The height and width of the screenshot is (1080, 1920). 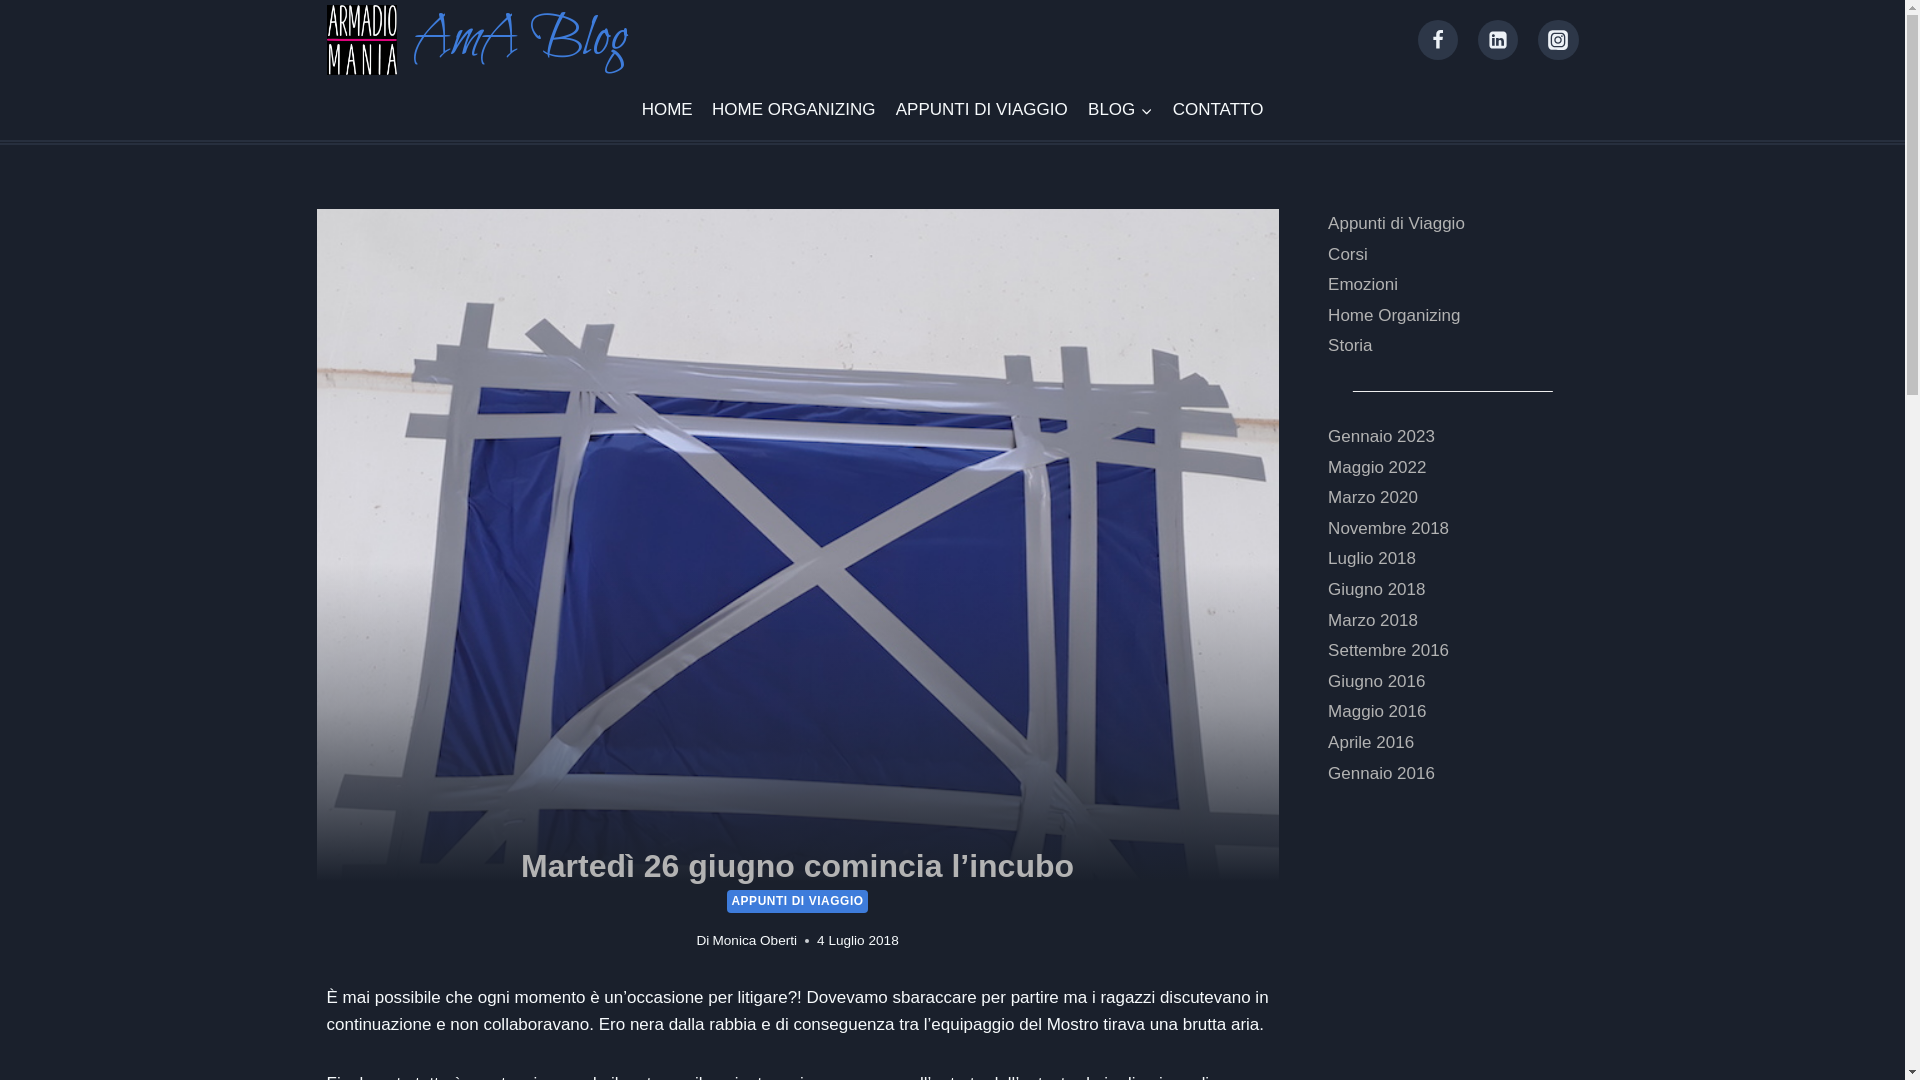 I want to click on 'HOME ORGANIZING', so click(x=792, y=110).